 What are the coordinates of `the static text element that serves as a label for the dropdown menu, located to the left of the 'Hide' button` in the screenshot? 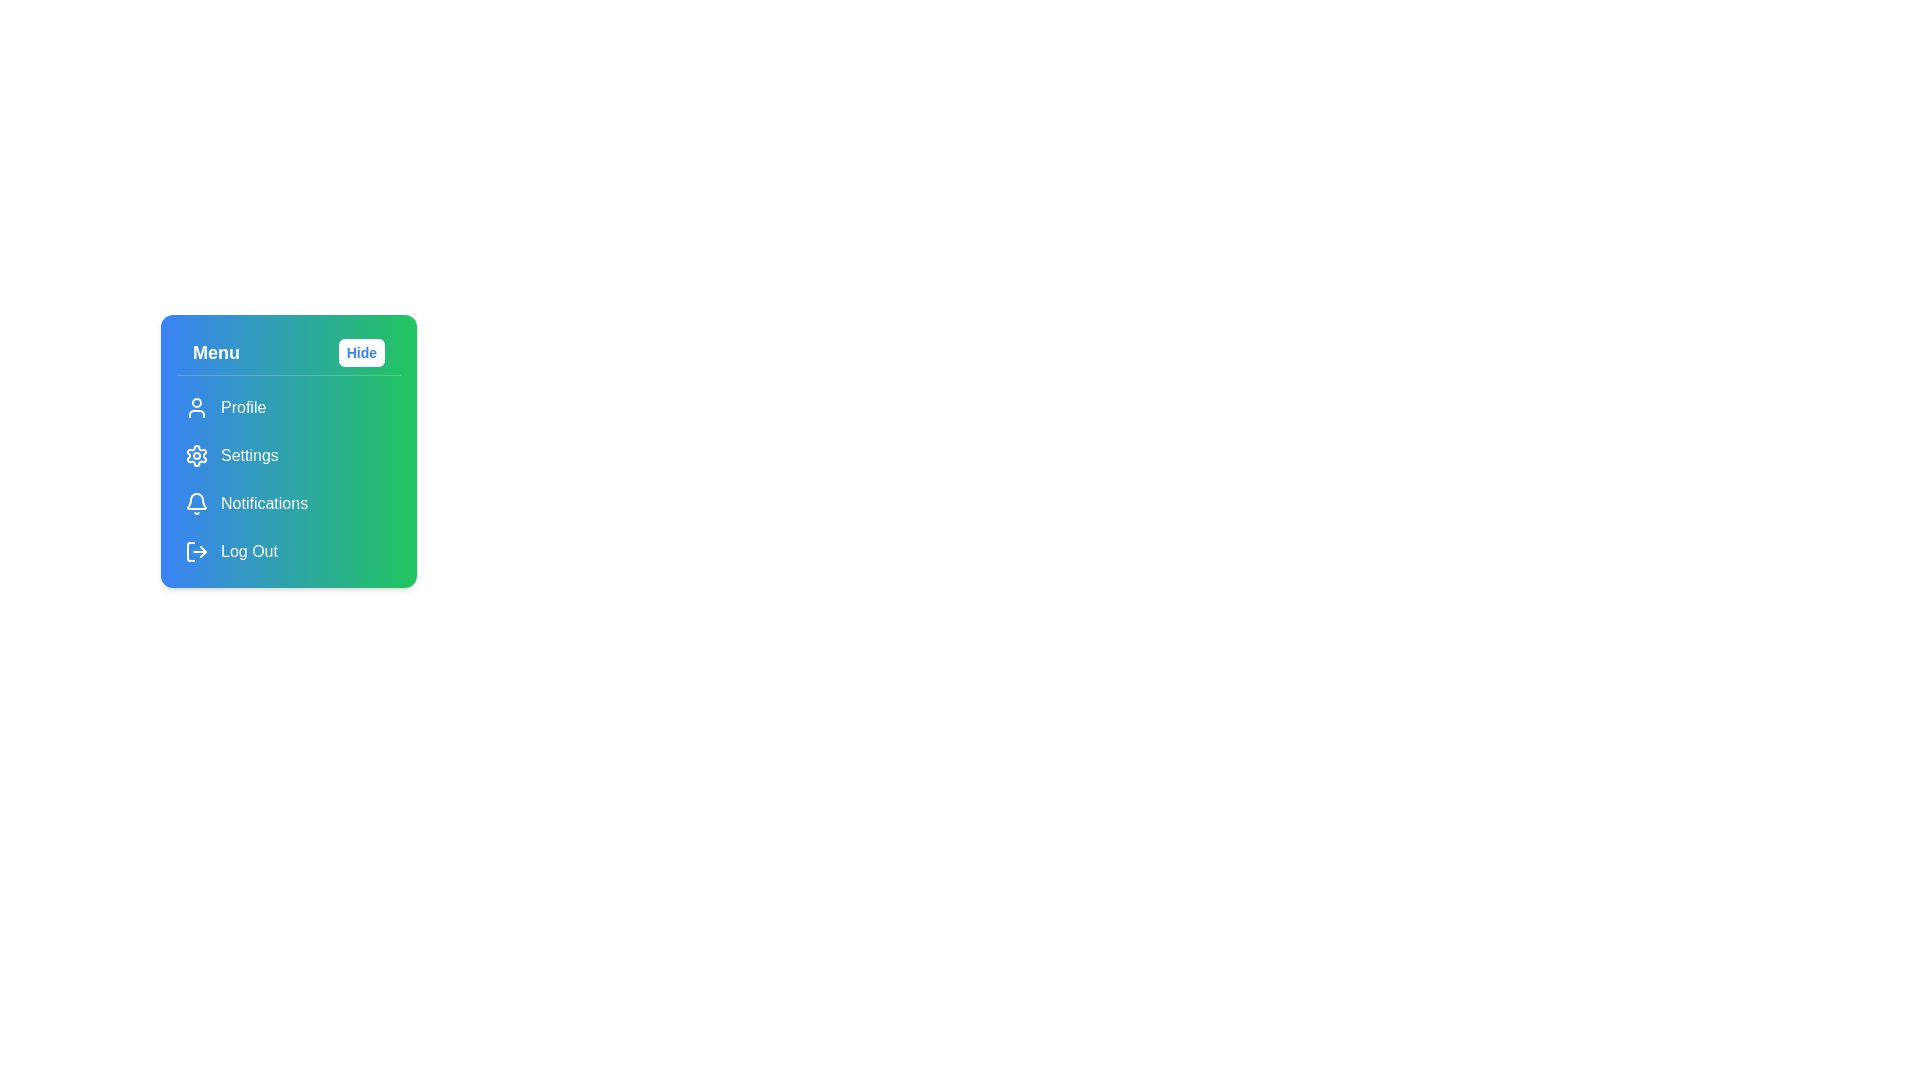 It's located at (216, 352).